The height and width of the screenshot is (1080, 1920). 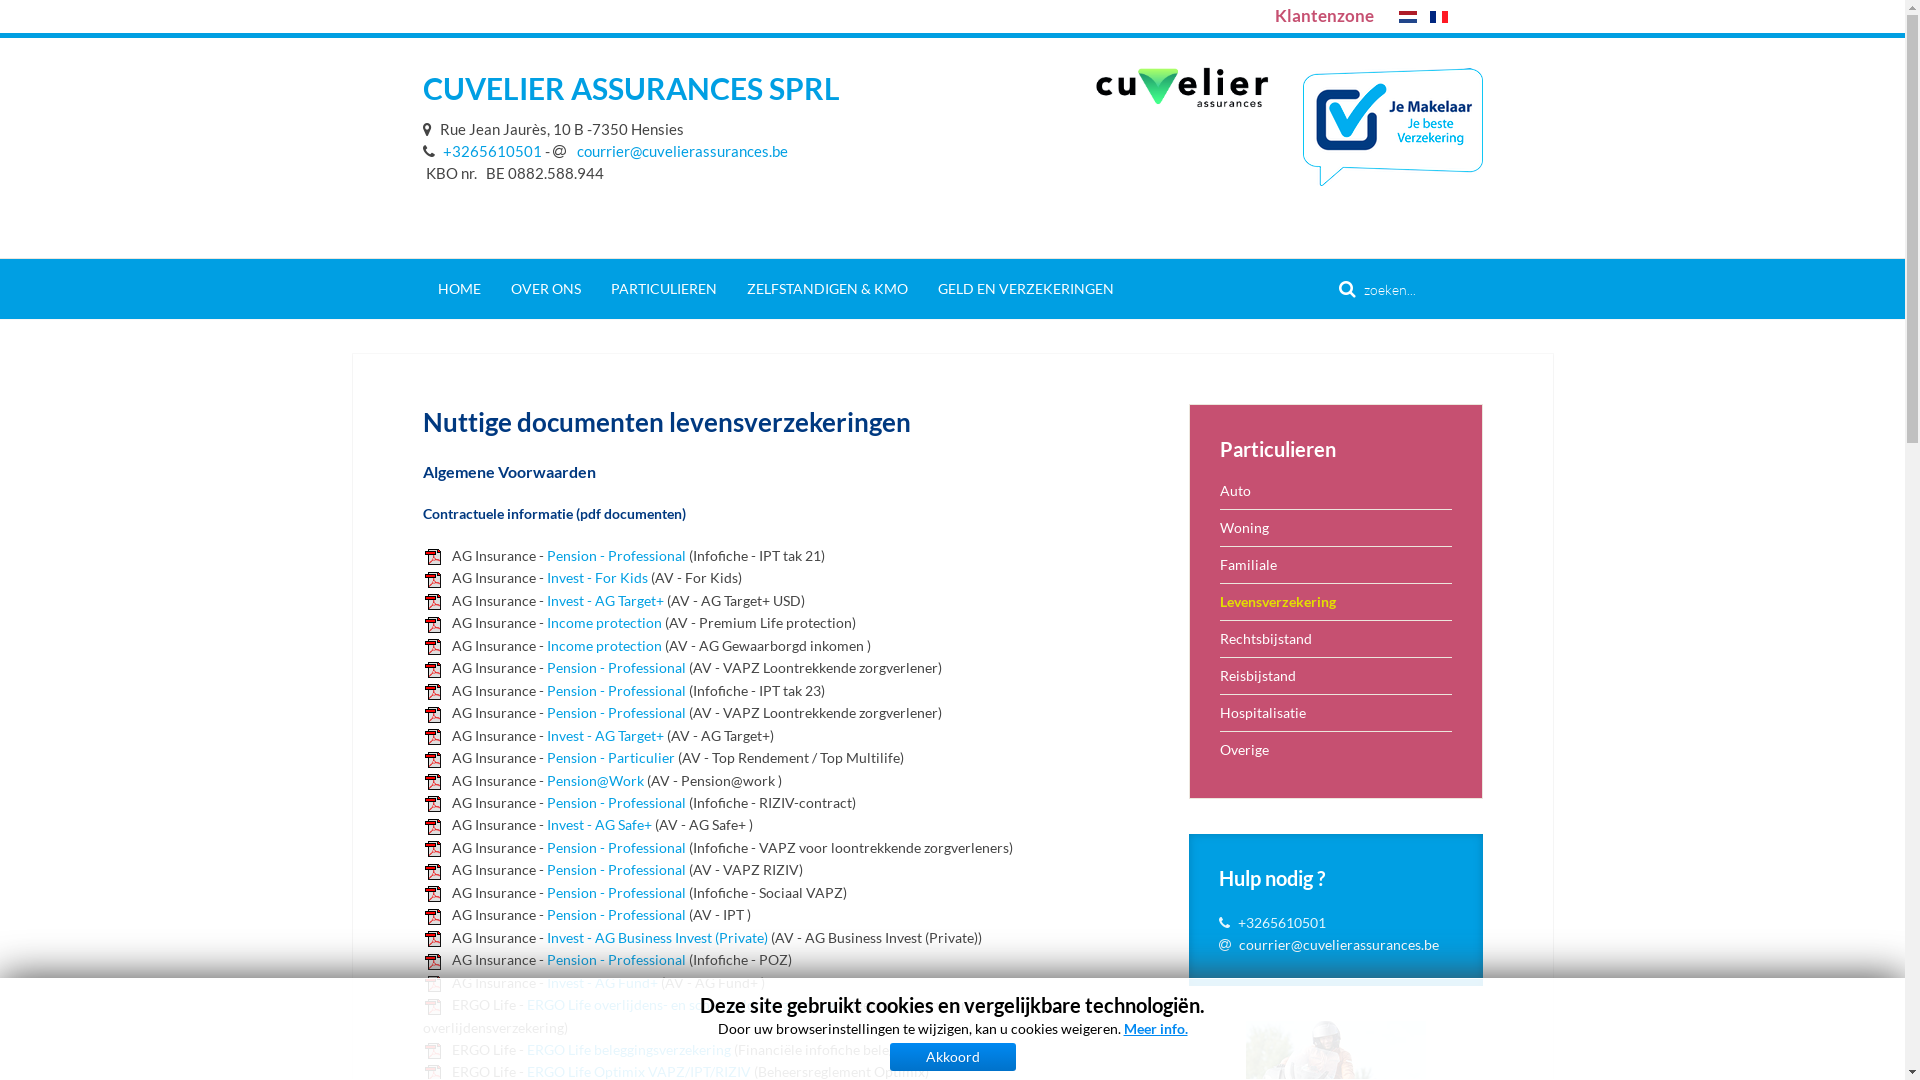 What do you see at coordinates (656, 937) in the screenshot?
I see `'Invest - AG Business Invest (Private)'` at bounding box center [656, 937].